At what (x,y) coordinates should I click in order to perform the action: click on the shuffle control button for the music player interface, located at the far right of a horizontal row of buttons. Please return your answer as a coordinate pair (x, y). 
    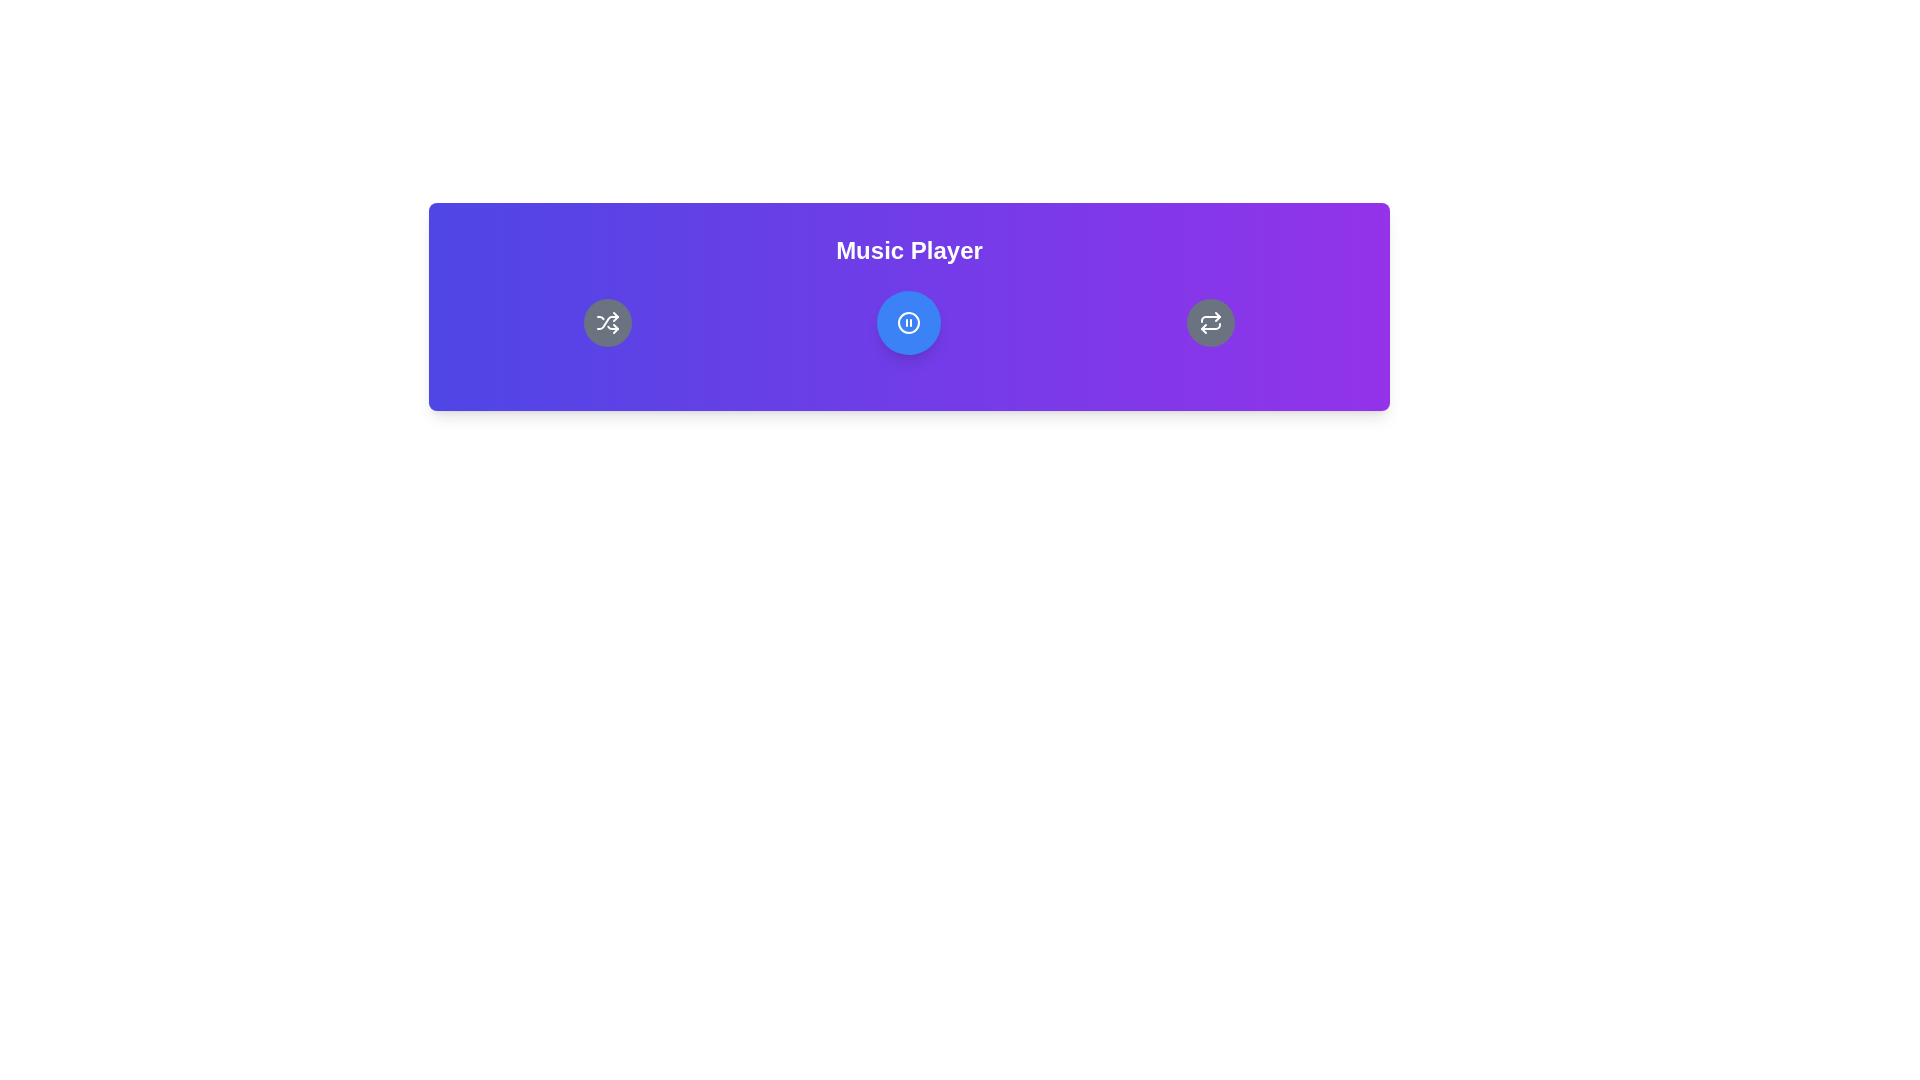
    Looking at the image, I should click on (606, 322).